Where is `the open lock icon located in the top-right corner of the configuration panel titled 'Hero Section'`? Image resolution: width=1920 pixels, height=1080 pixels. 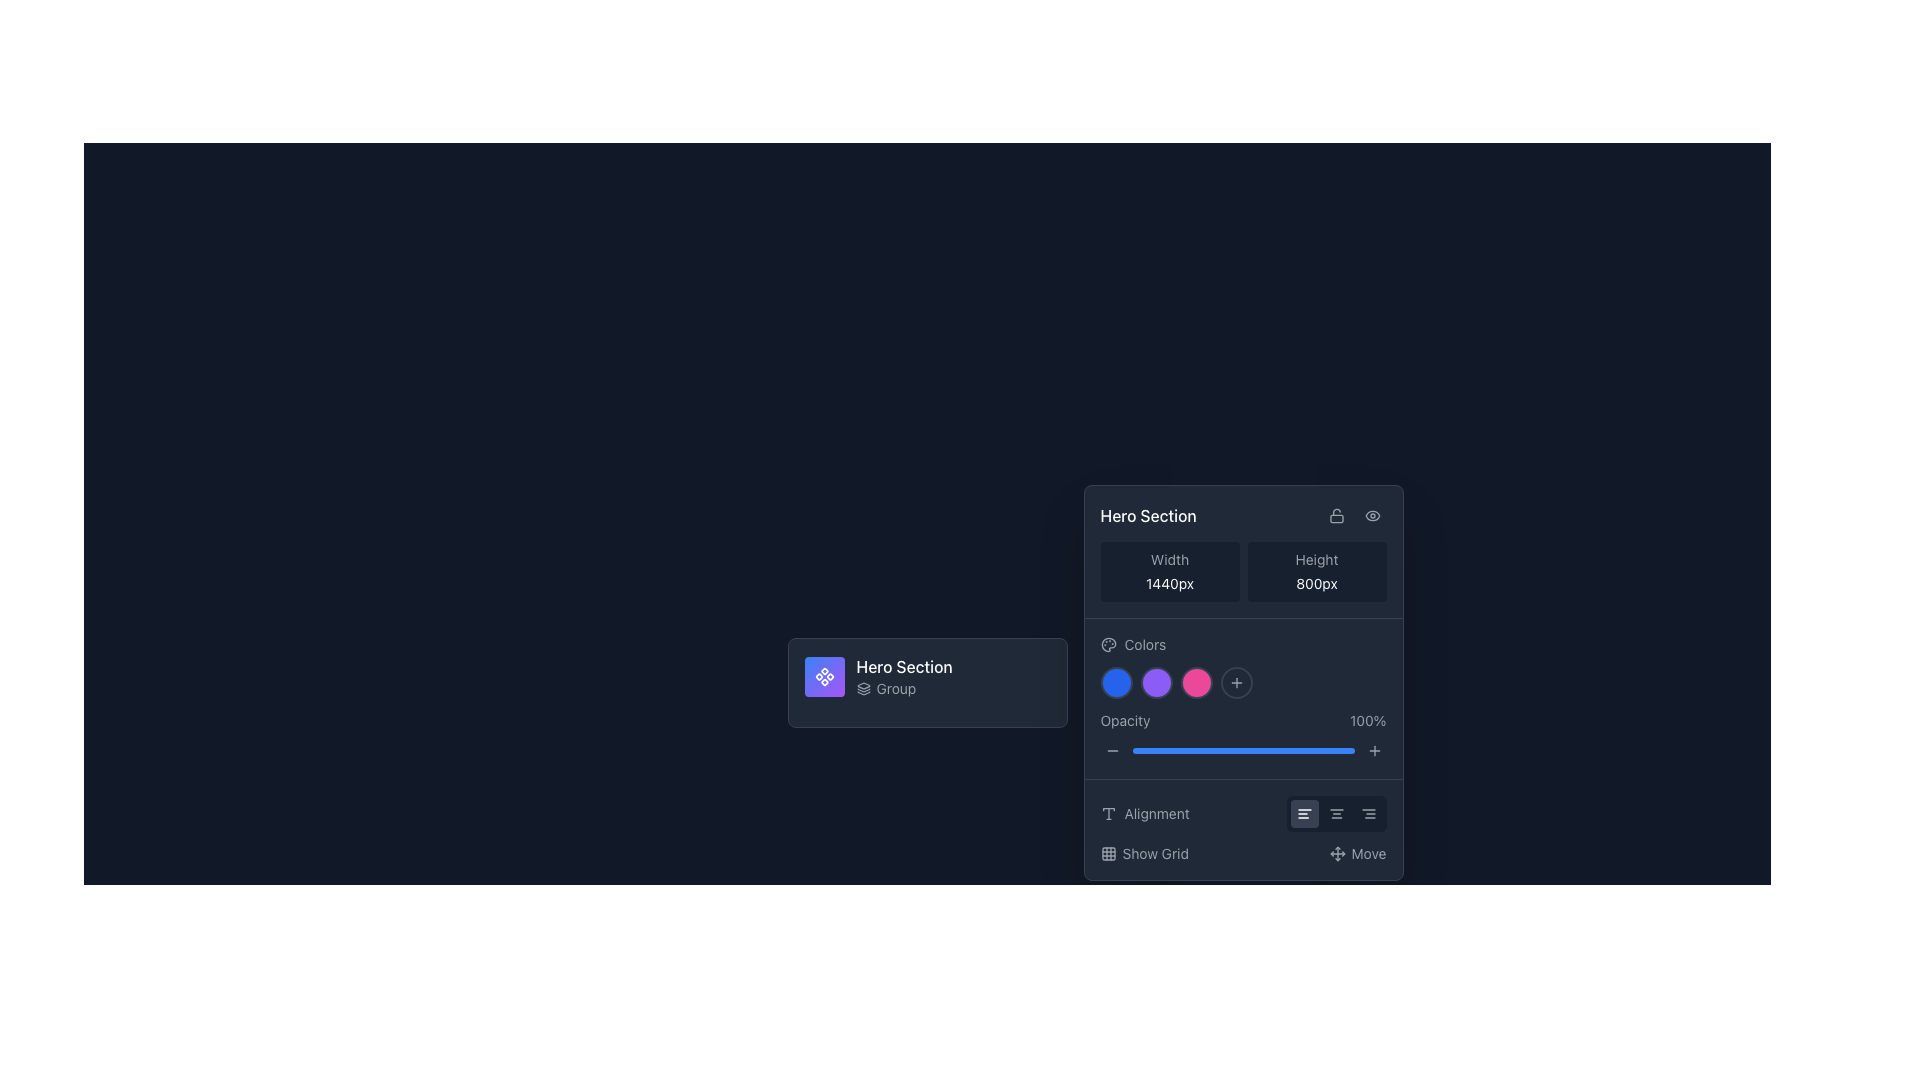
the open lock icon located in the top-right corner of the configuration panel titled 'Hero Section' is located at coordinates (1336, 515).